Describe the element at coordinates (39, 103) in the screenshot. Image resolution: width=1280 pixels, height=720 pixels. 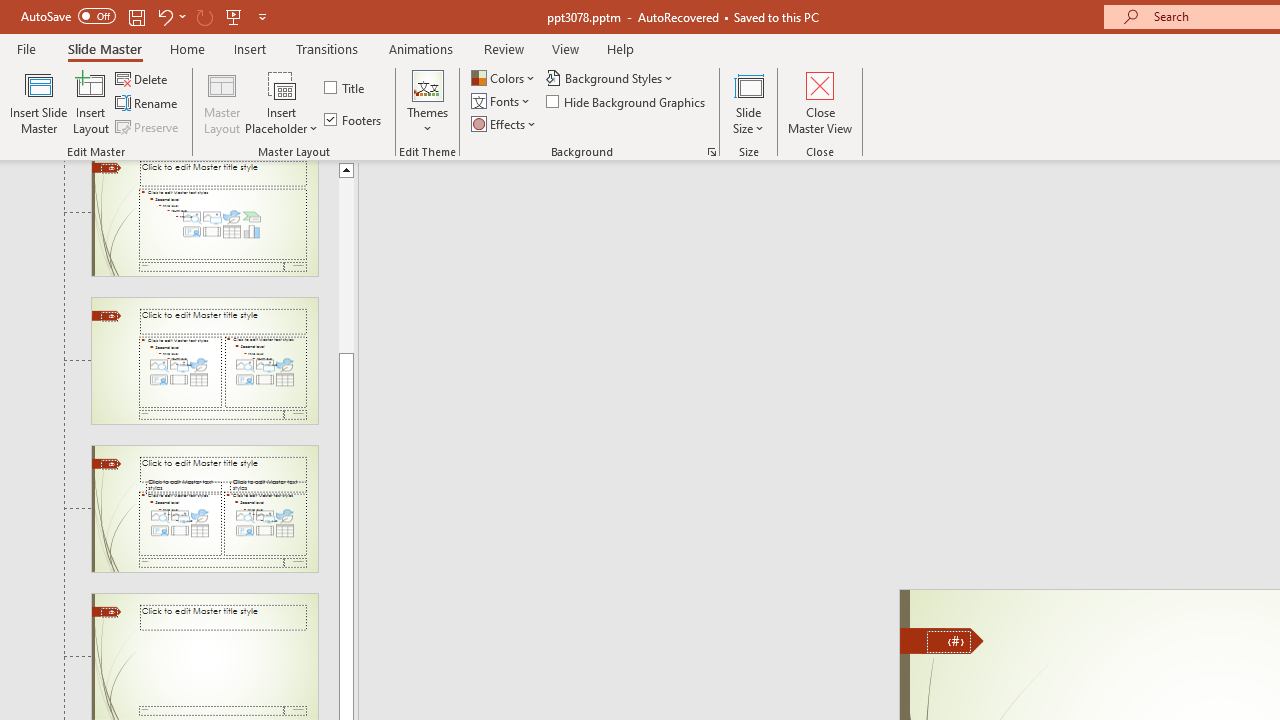
I see `'Insert Slide Master'` at that location.